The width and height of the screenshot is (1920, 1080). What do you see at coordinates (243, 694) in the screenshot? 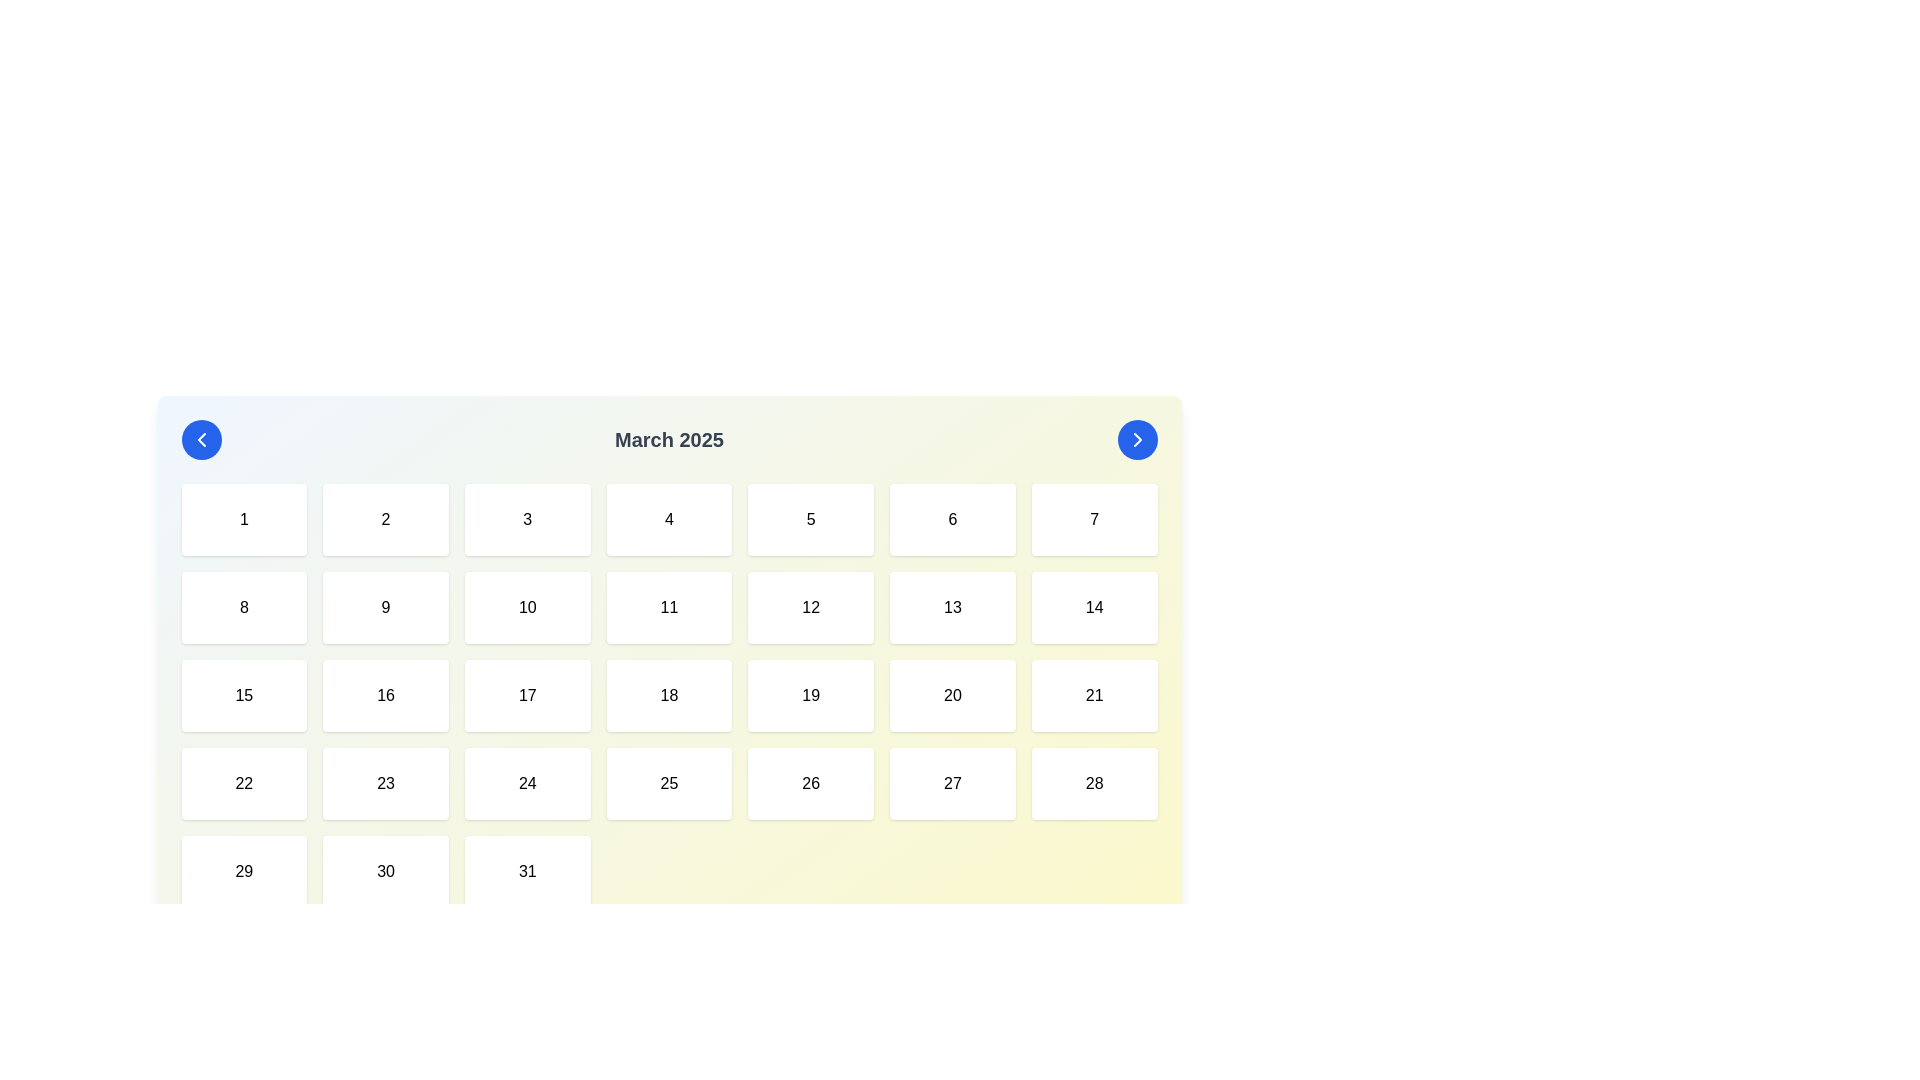
I see `the calendar grid cell containing the number '15'` at bounding box center [243, 694].